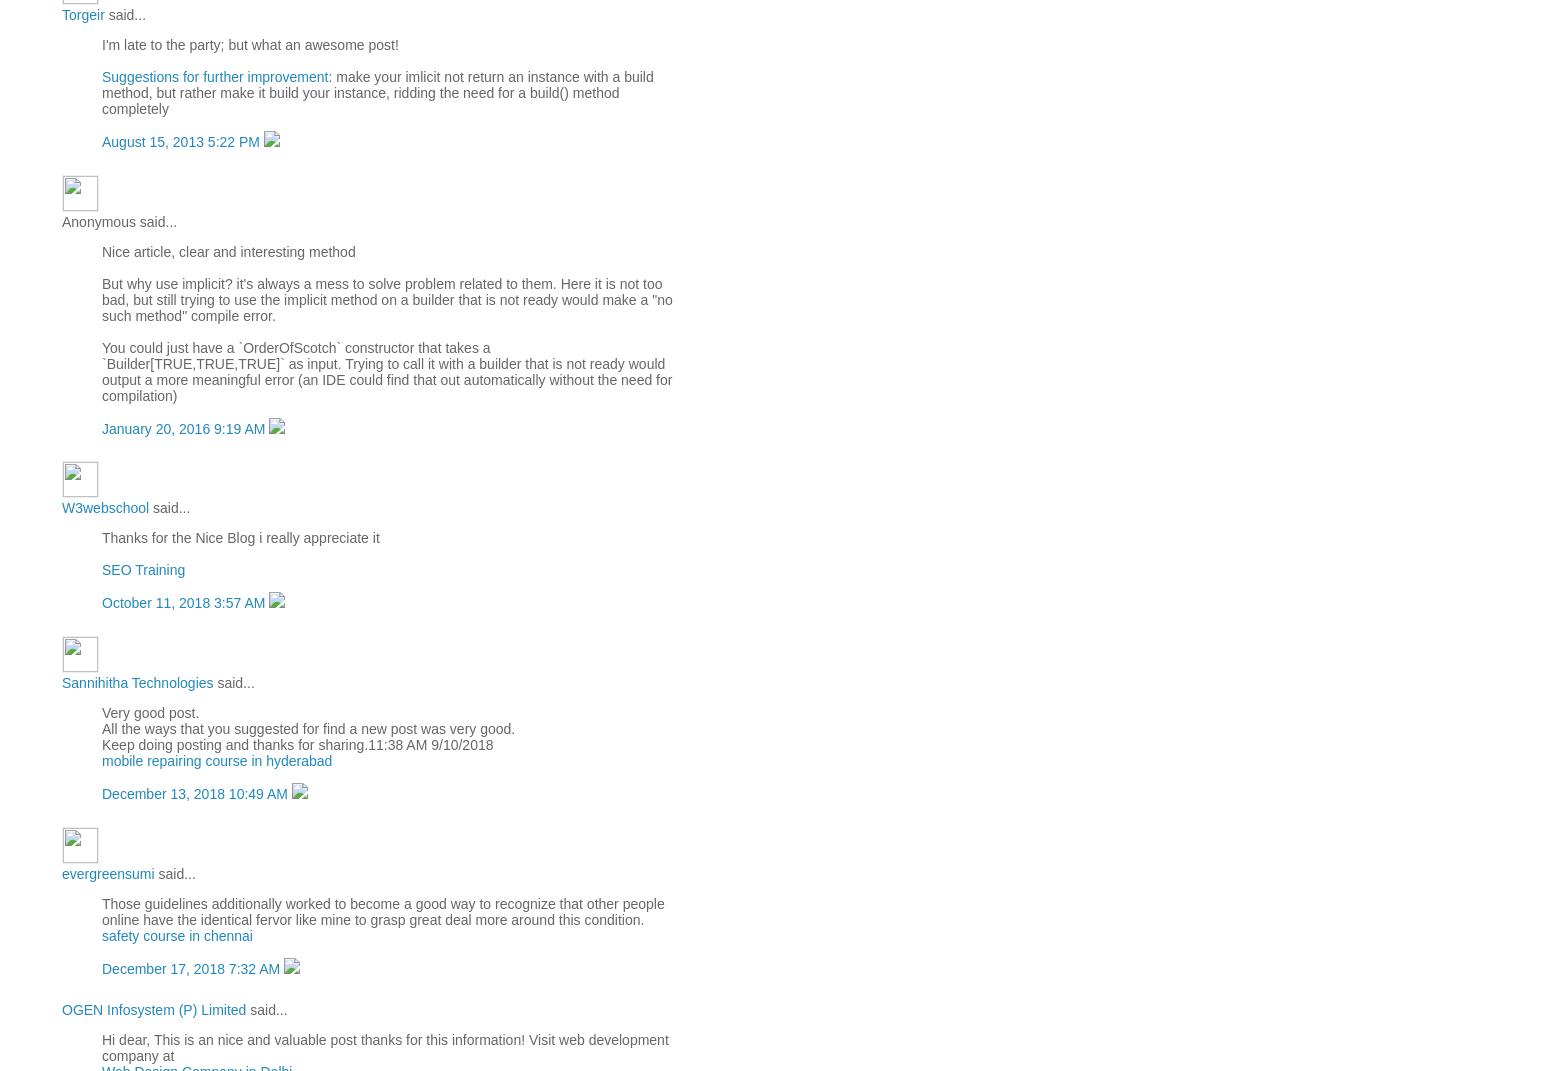 This screenshot has width=1545, height=1071. I want to click on 'Suggestions for further improvement', so click(215, 75).